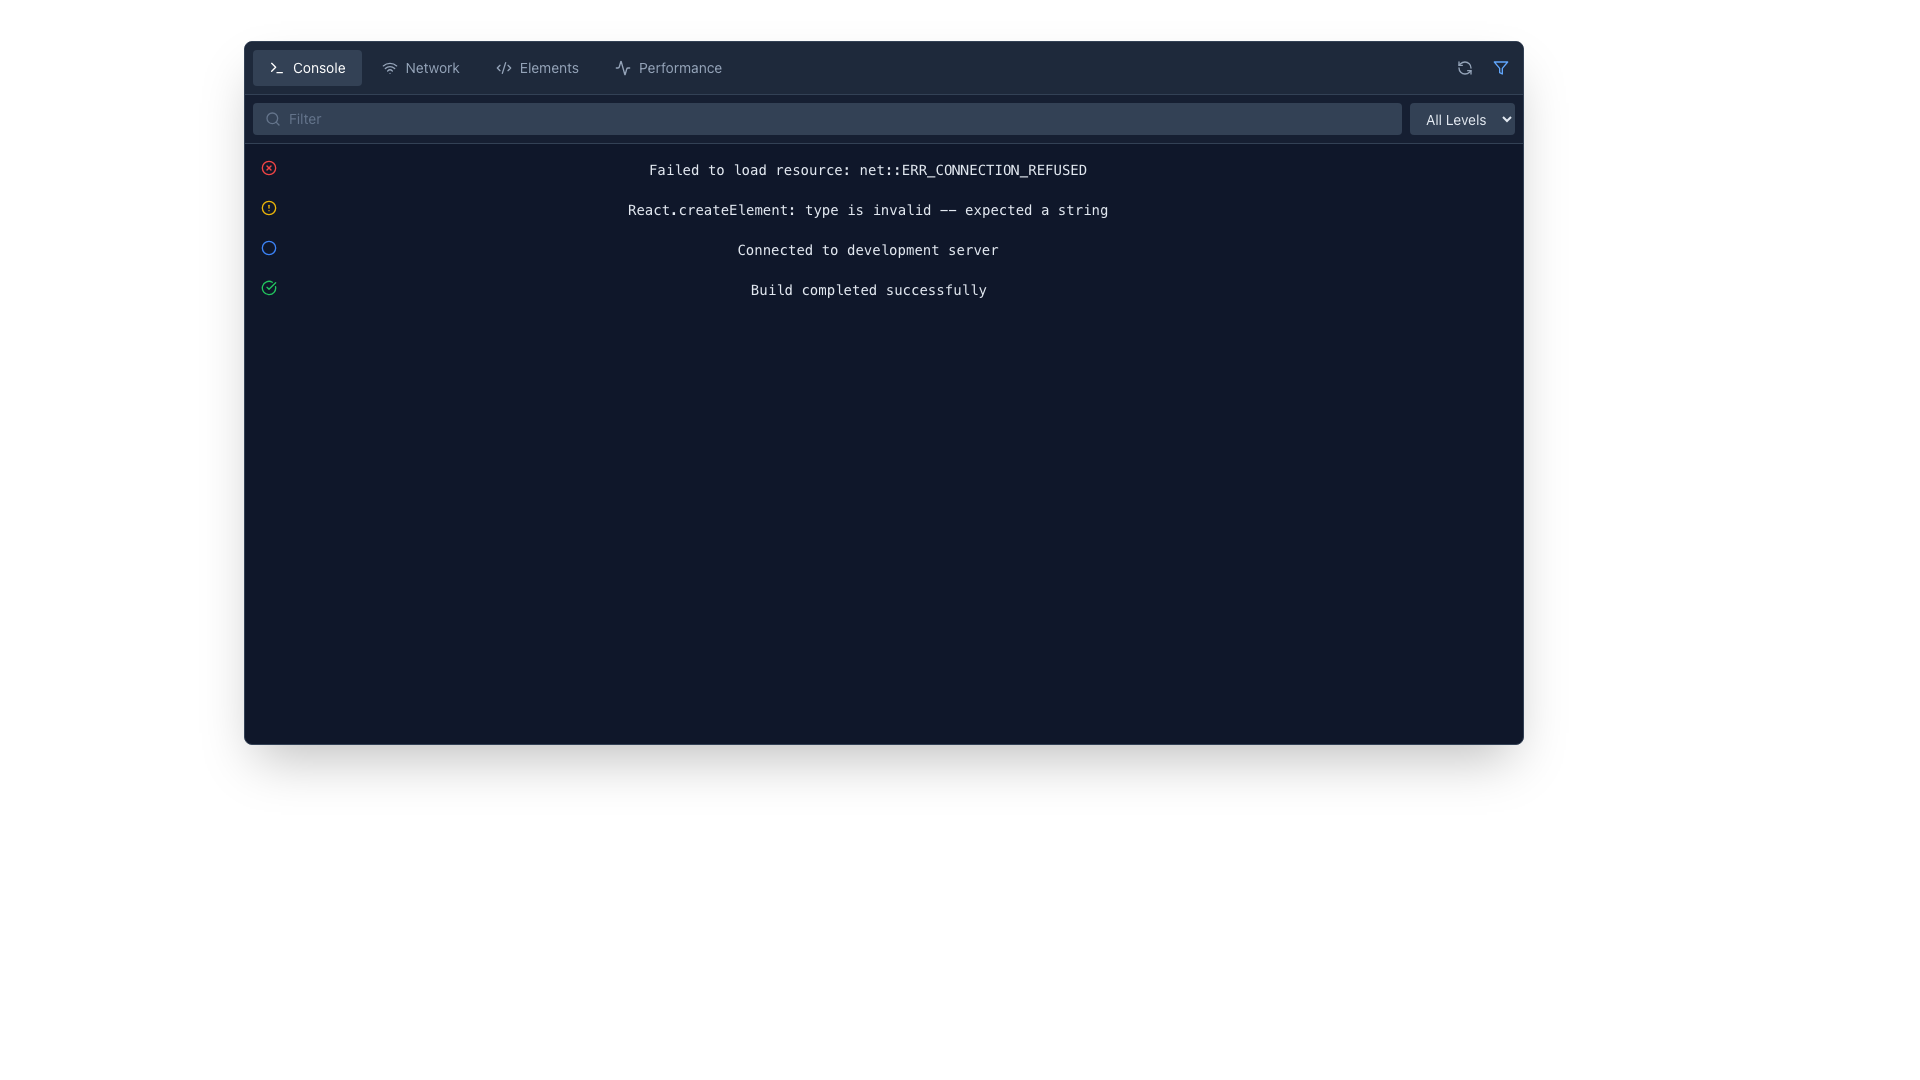 Image resolution: width=1920 pixels, height=1080 pixels. What do you see at coordinates (267, 208) in the screenshot?
I see `the warning indicator represented by the SVG circle, which is part of an icon in the toolbar area of the interface` at bounding box center [267, 208].